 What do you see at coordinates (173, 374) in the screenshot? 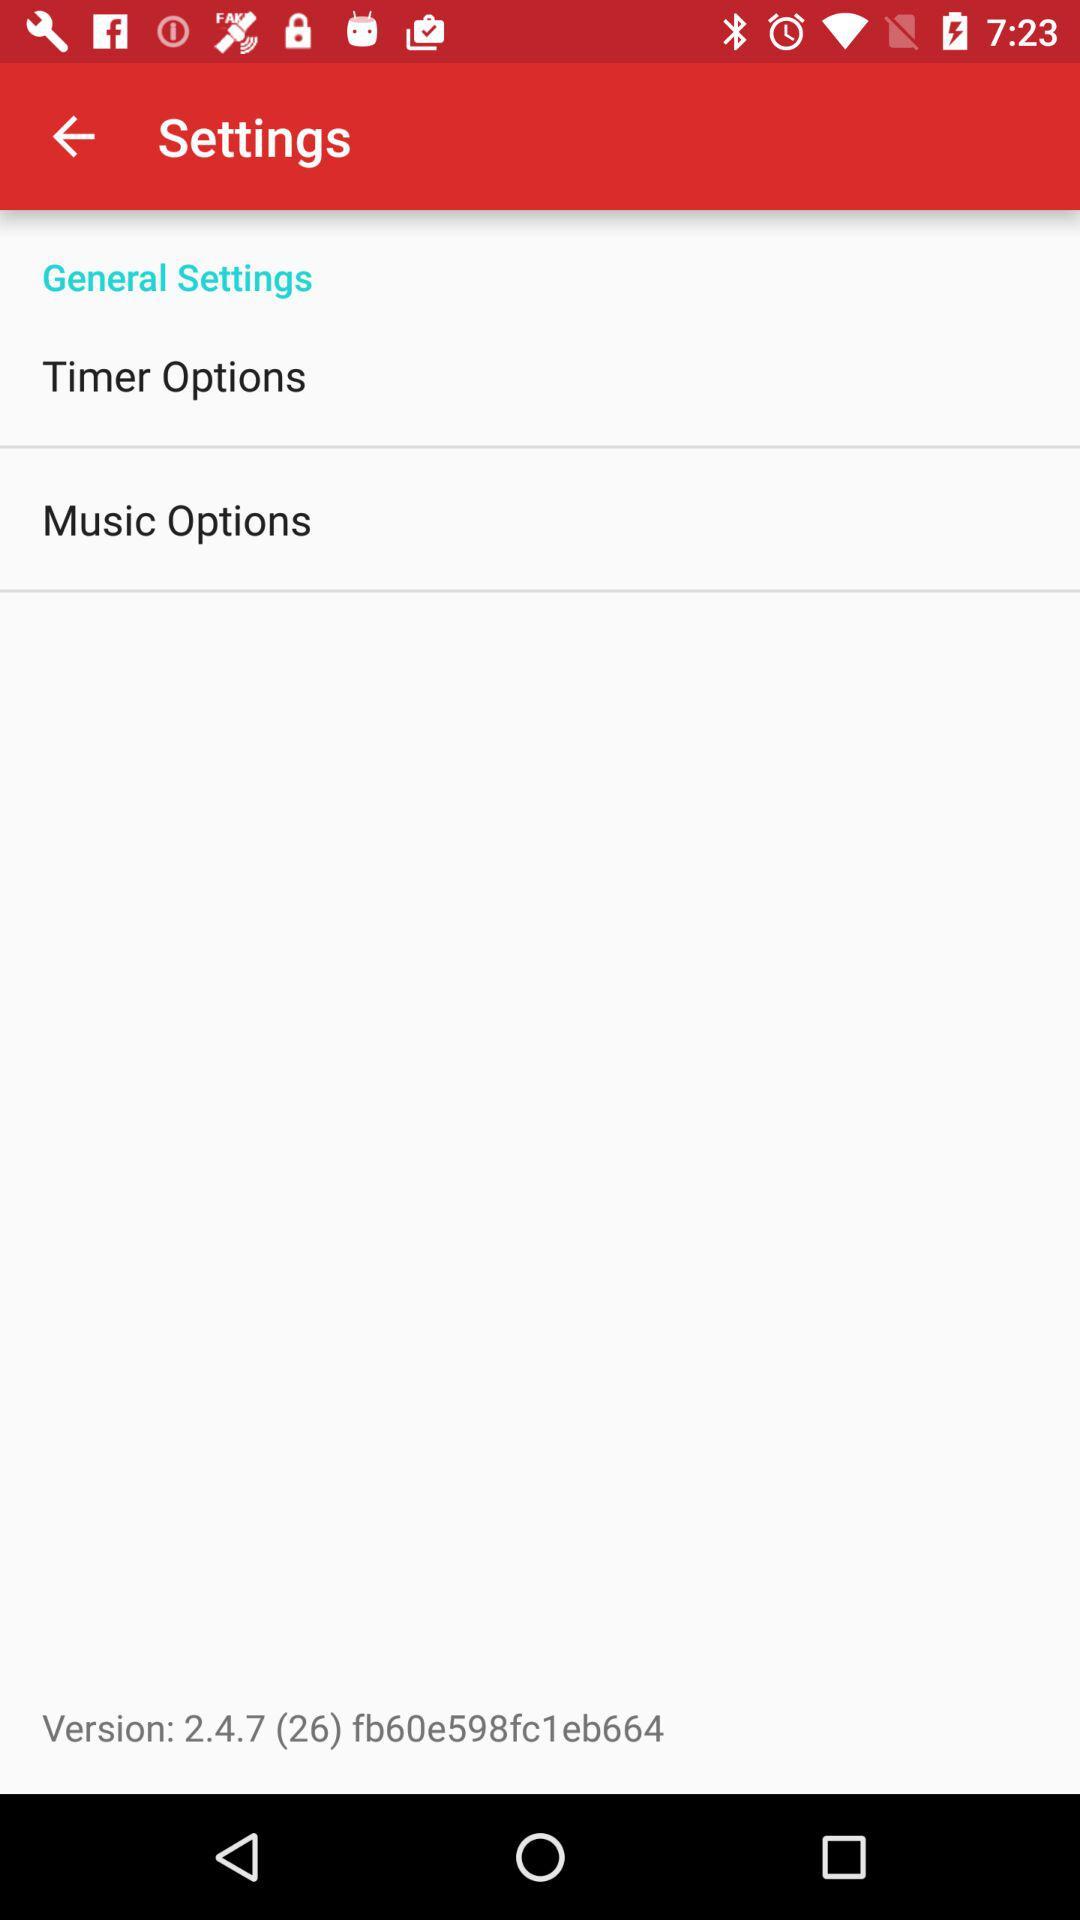
I see `the item above the music options item` at bounding box center [173, 374].